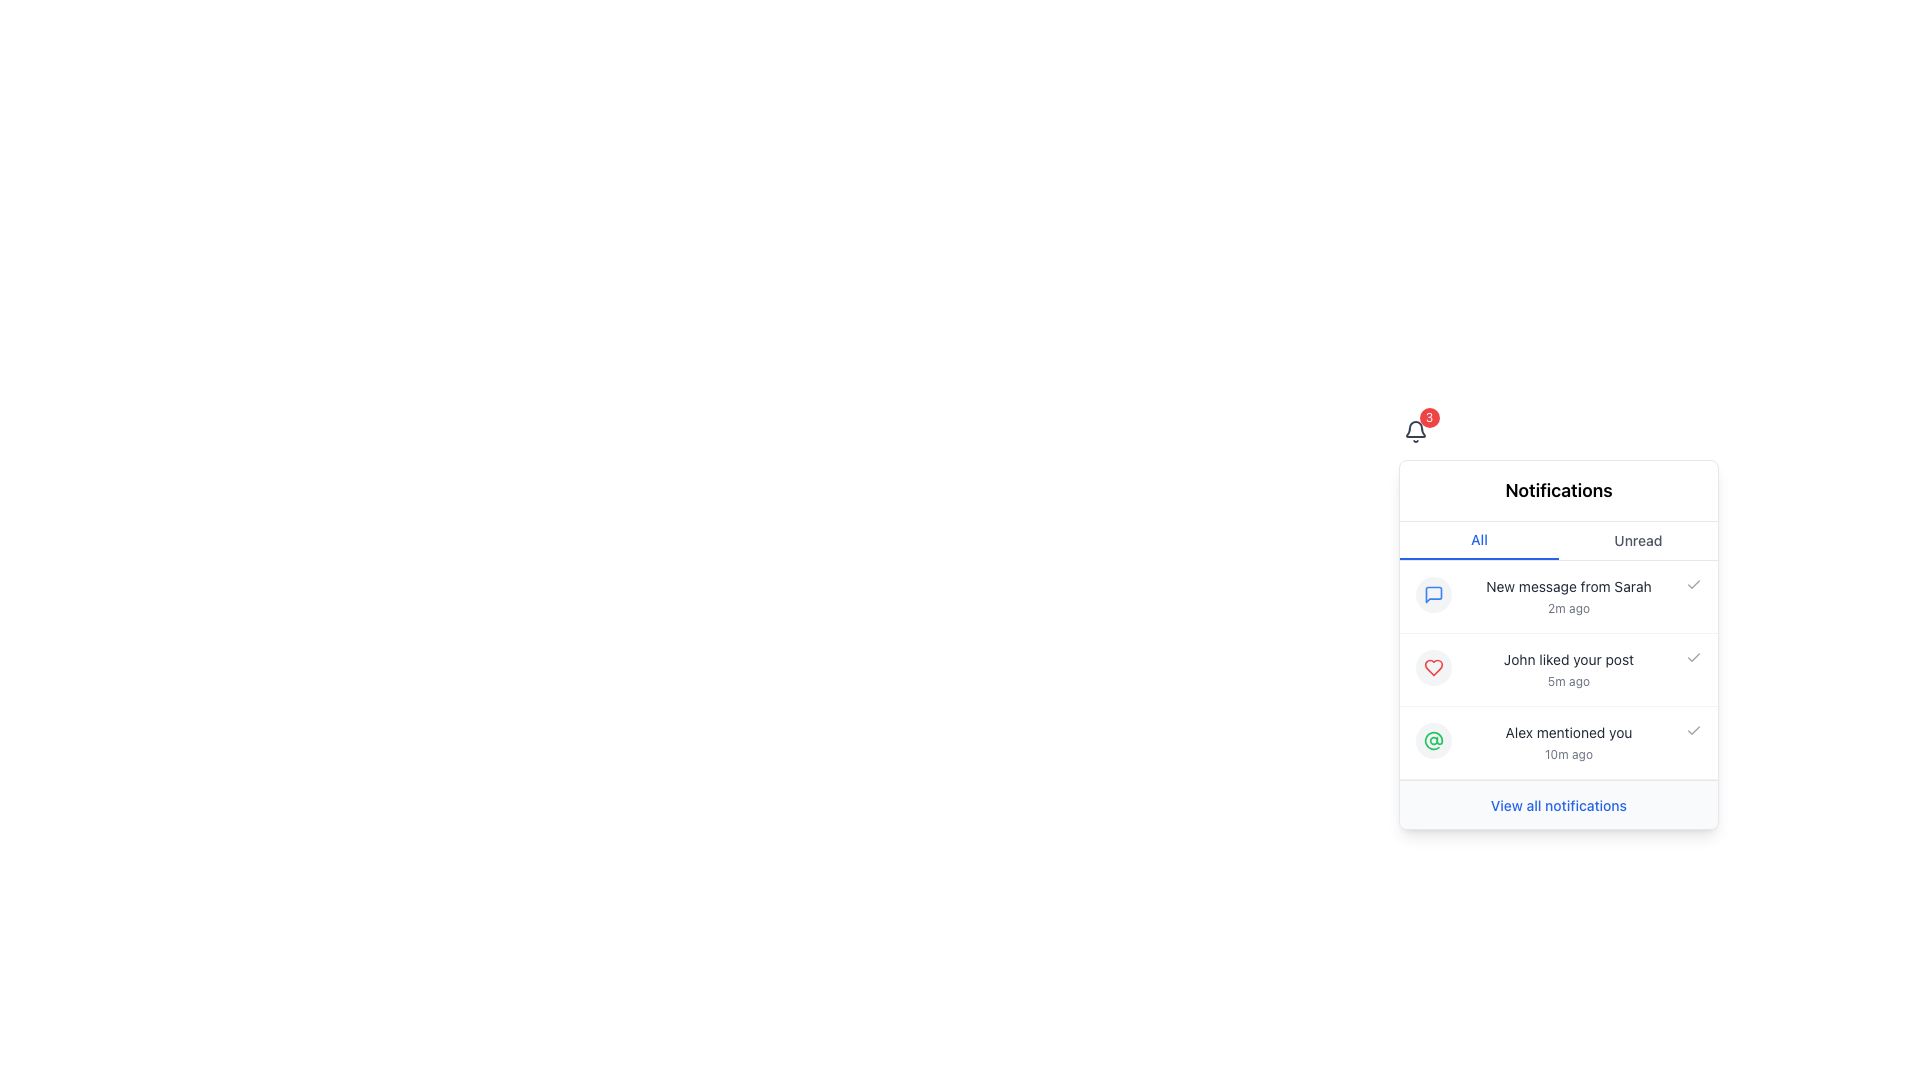  What do you see at coordinates (1693, 731) in the screenshot?
I see `the small gray button with a checkmark icon` at bounding box center [1693, 731].